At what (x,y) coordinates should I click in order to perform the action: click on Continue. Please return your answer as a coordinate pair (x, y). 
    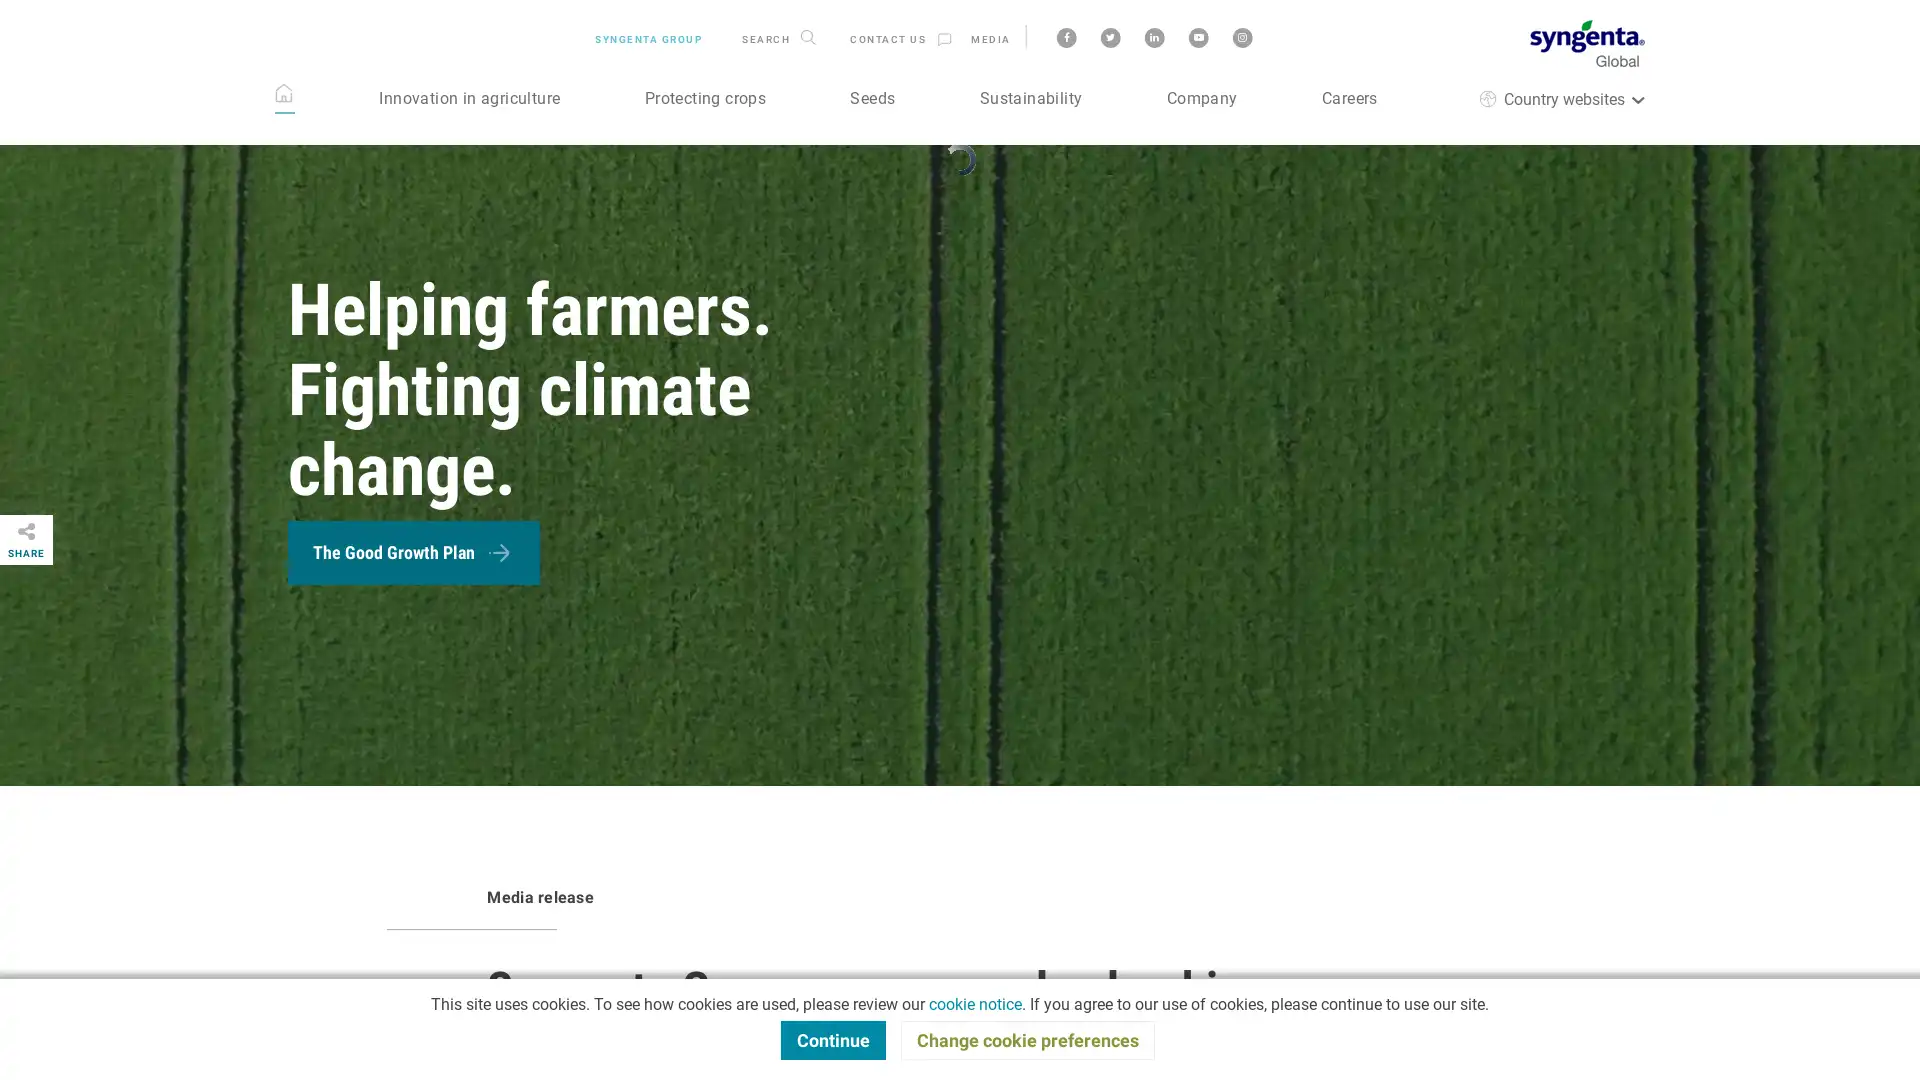
    Looking at the image, I should click on (832, 1039).